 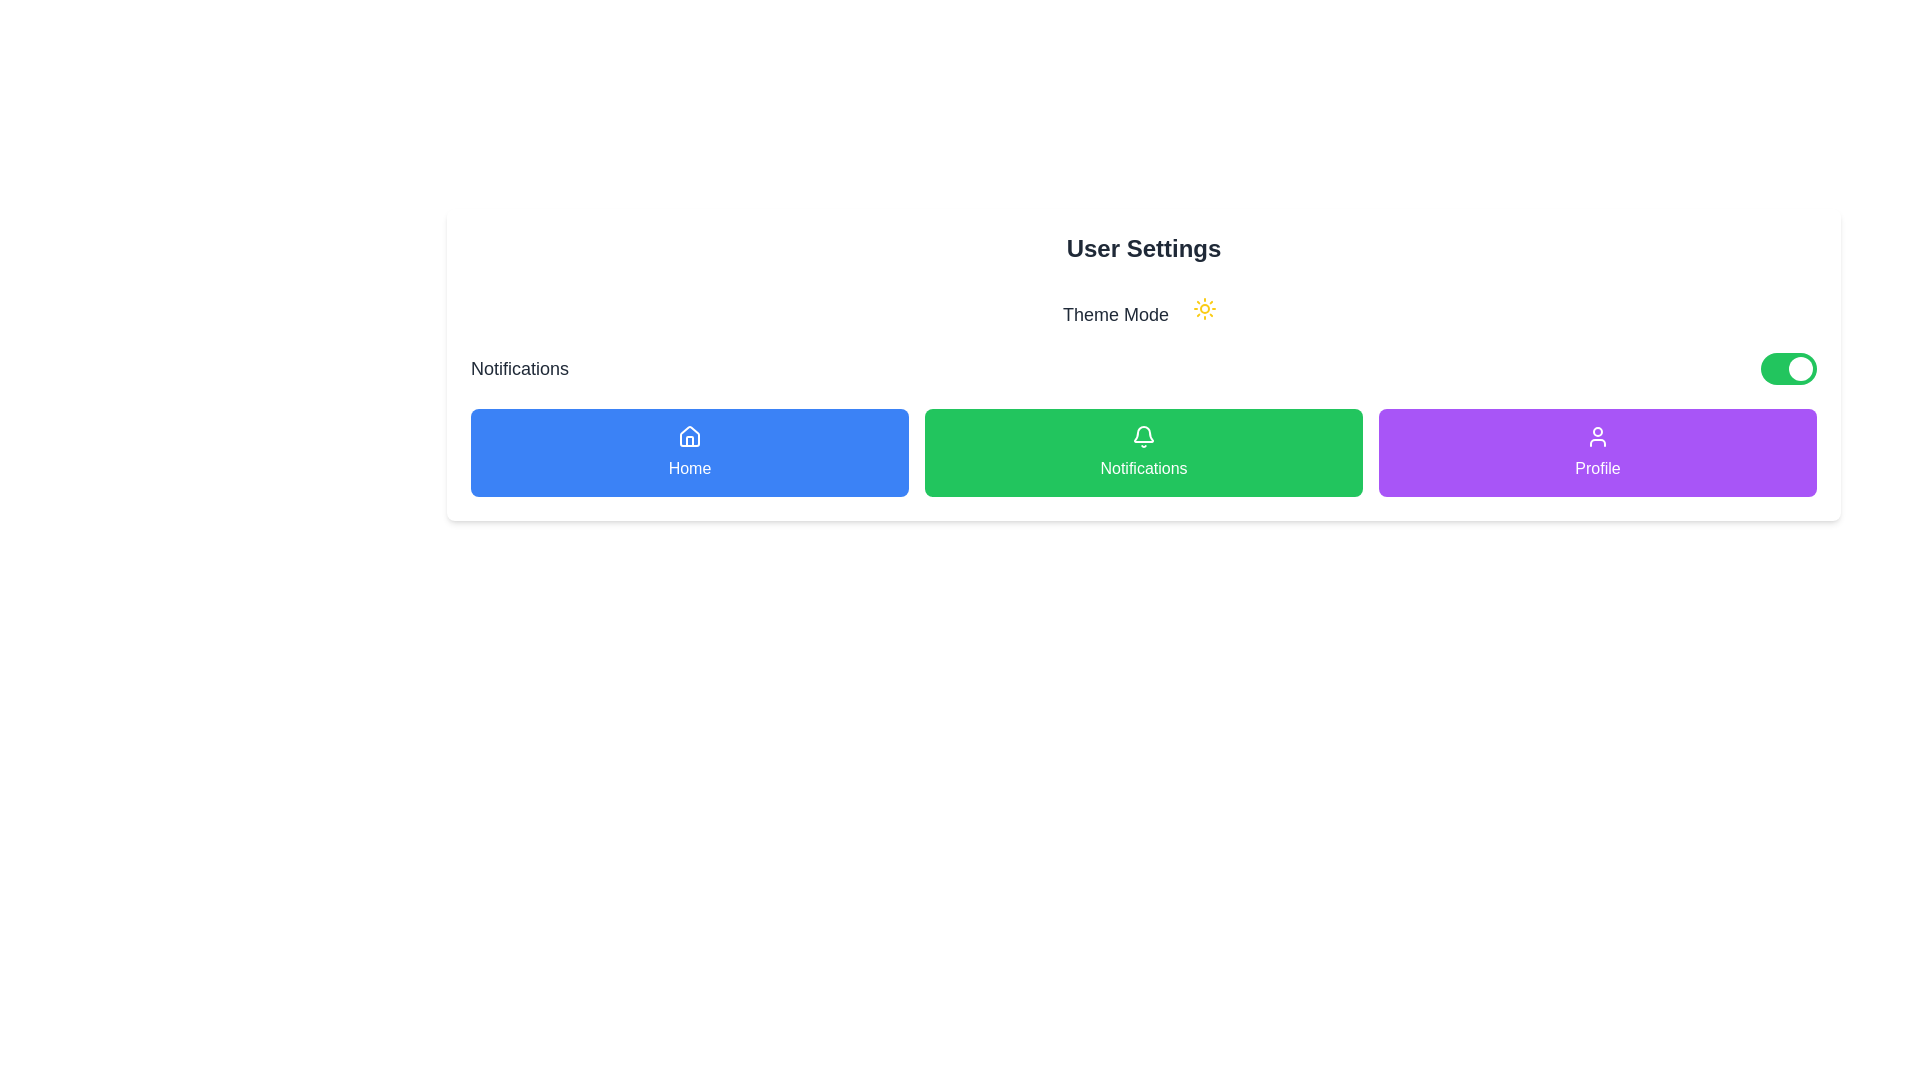 I want to click on the bell icon located at the center of the green button labeled 'Notifications', so click(x=1143, y=435).